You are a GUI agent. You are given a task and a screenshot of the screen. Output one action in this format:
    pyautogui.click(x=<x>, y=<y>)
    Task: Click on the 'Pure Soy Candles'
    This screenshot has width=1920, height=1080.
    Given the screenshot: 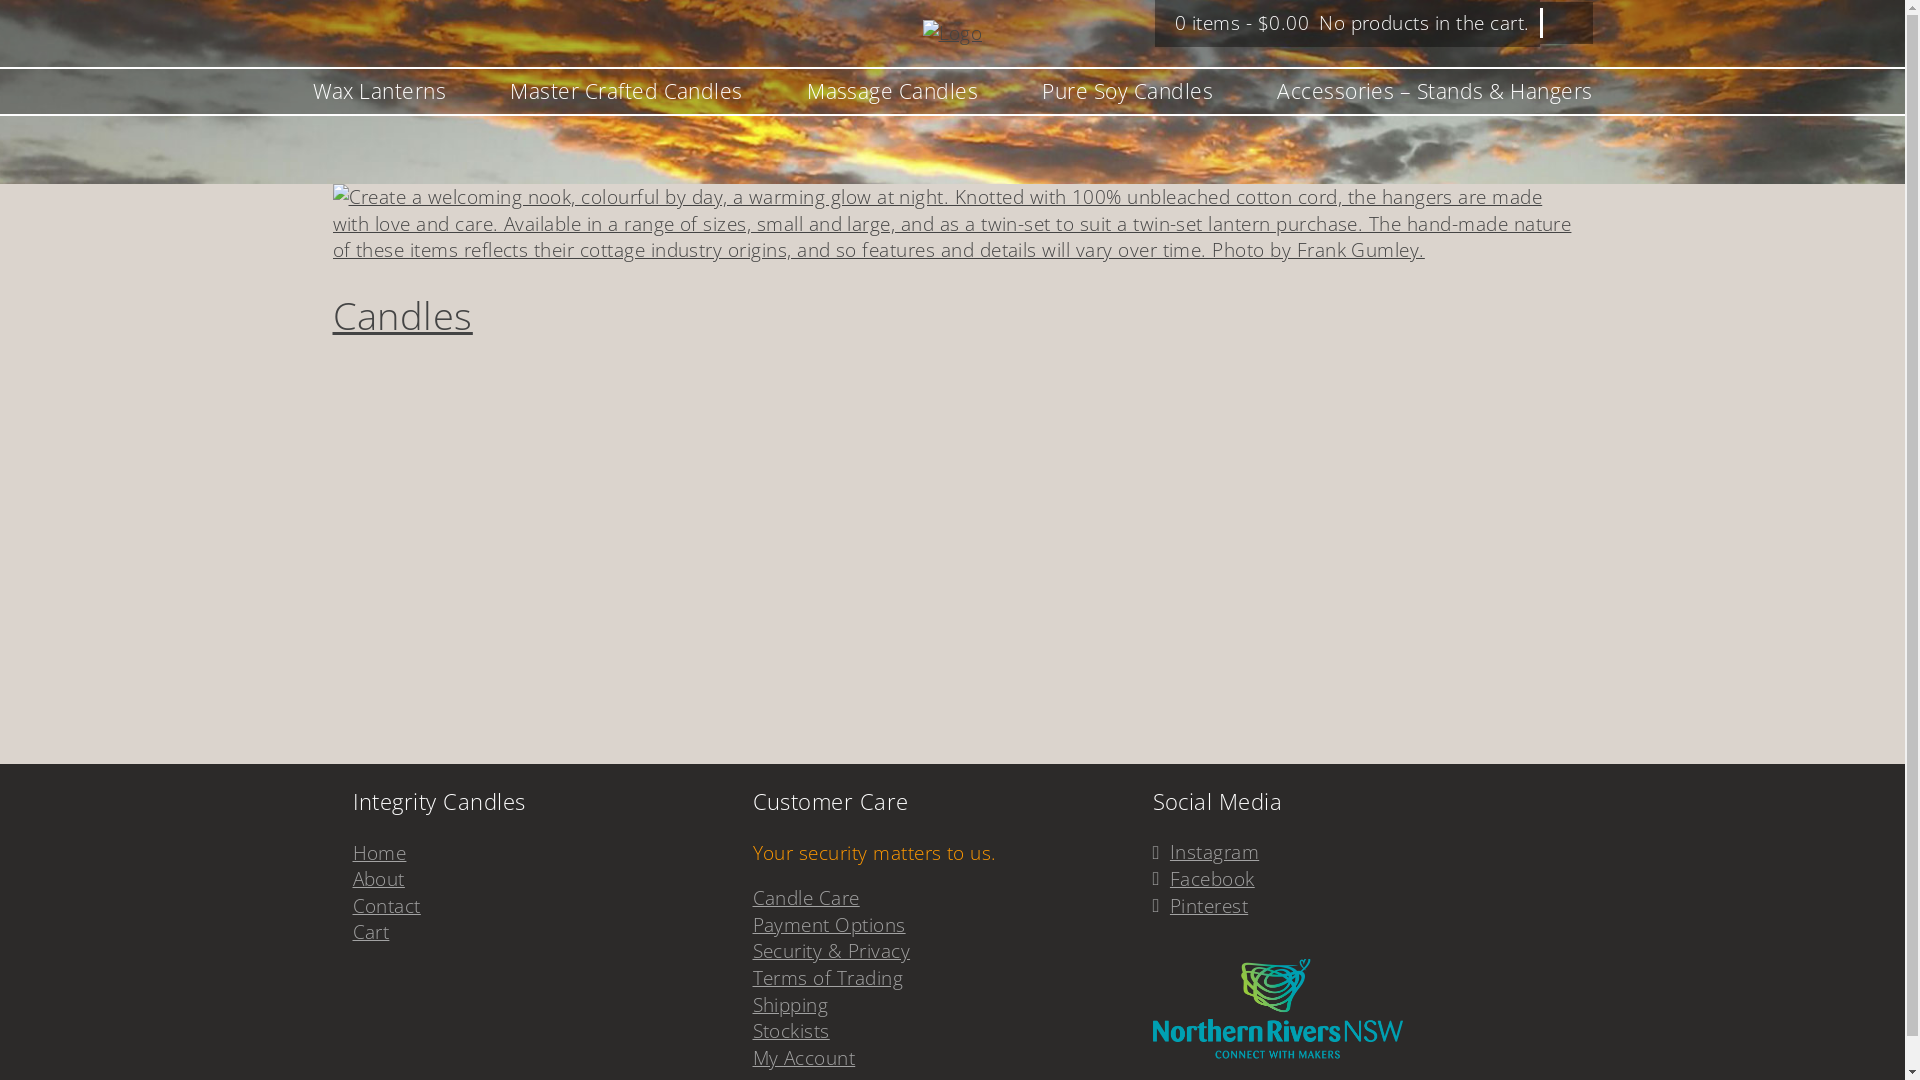 What is the action you would take?
    pyautogui.click(x=1040, y=91)
    